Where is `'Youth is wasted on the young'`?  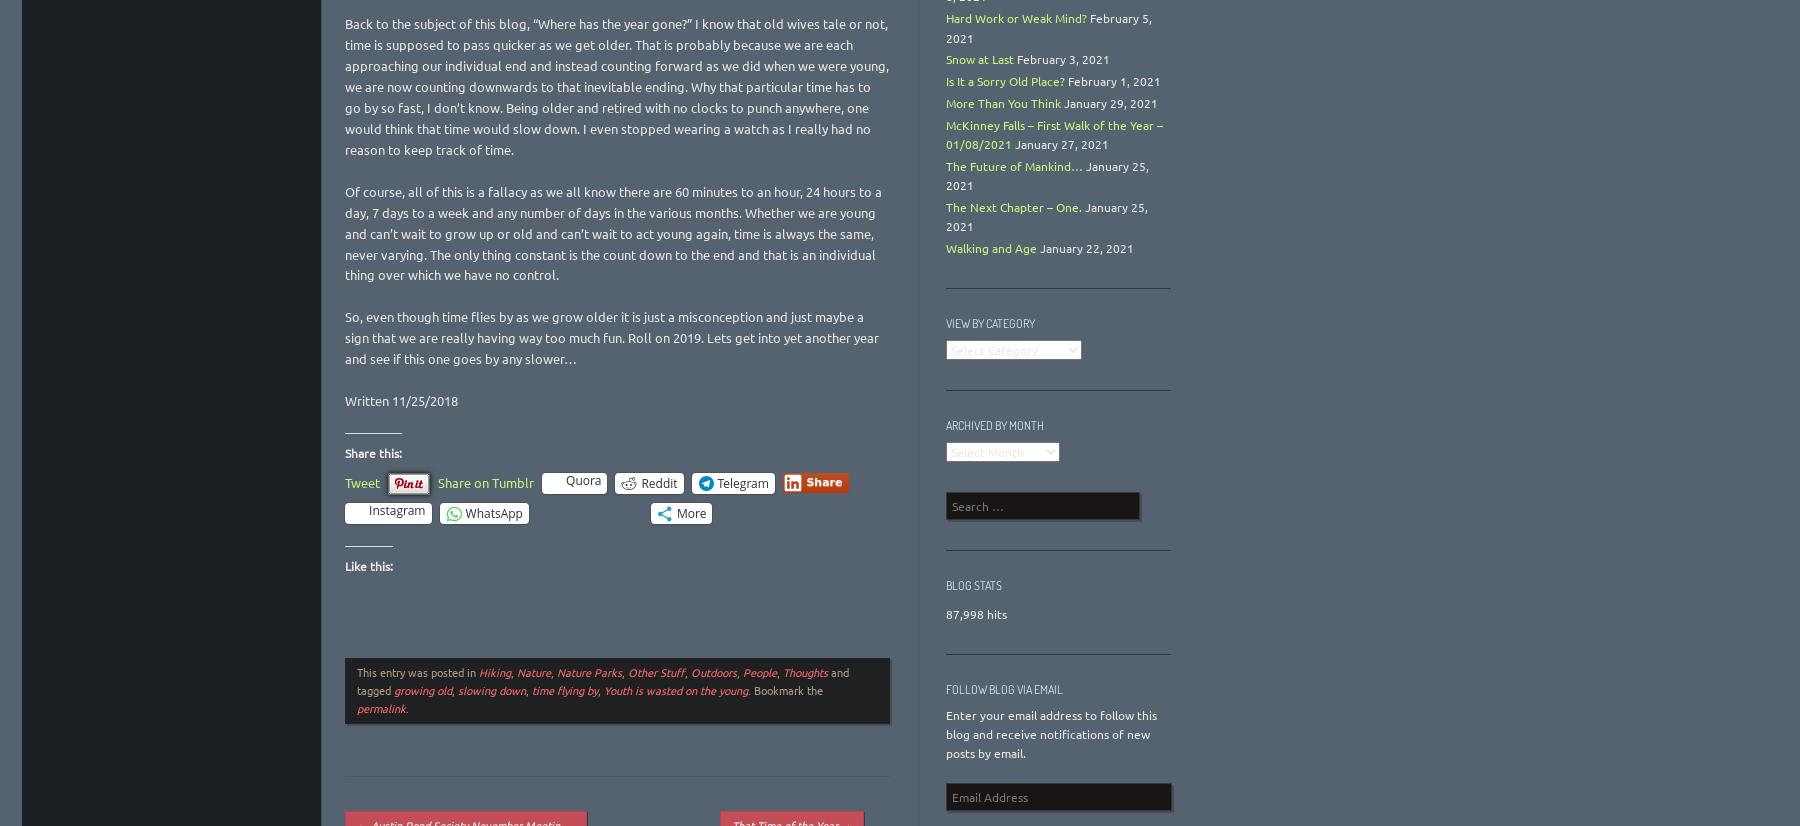 'Youth is wasted on the young' is located at coordinates (604, 689).